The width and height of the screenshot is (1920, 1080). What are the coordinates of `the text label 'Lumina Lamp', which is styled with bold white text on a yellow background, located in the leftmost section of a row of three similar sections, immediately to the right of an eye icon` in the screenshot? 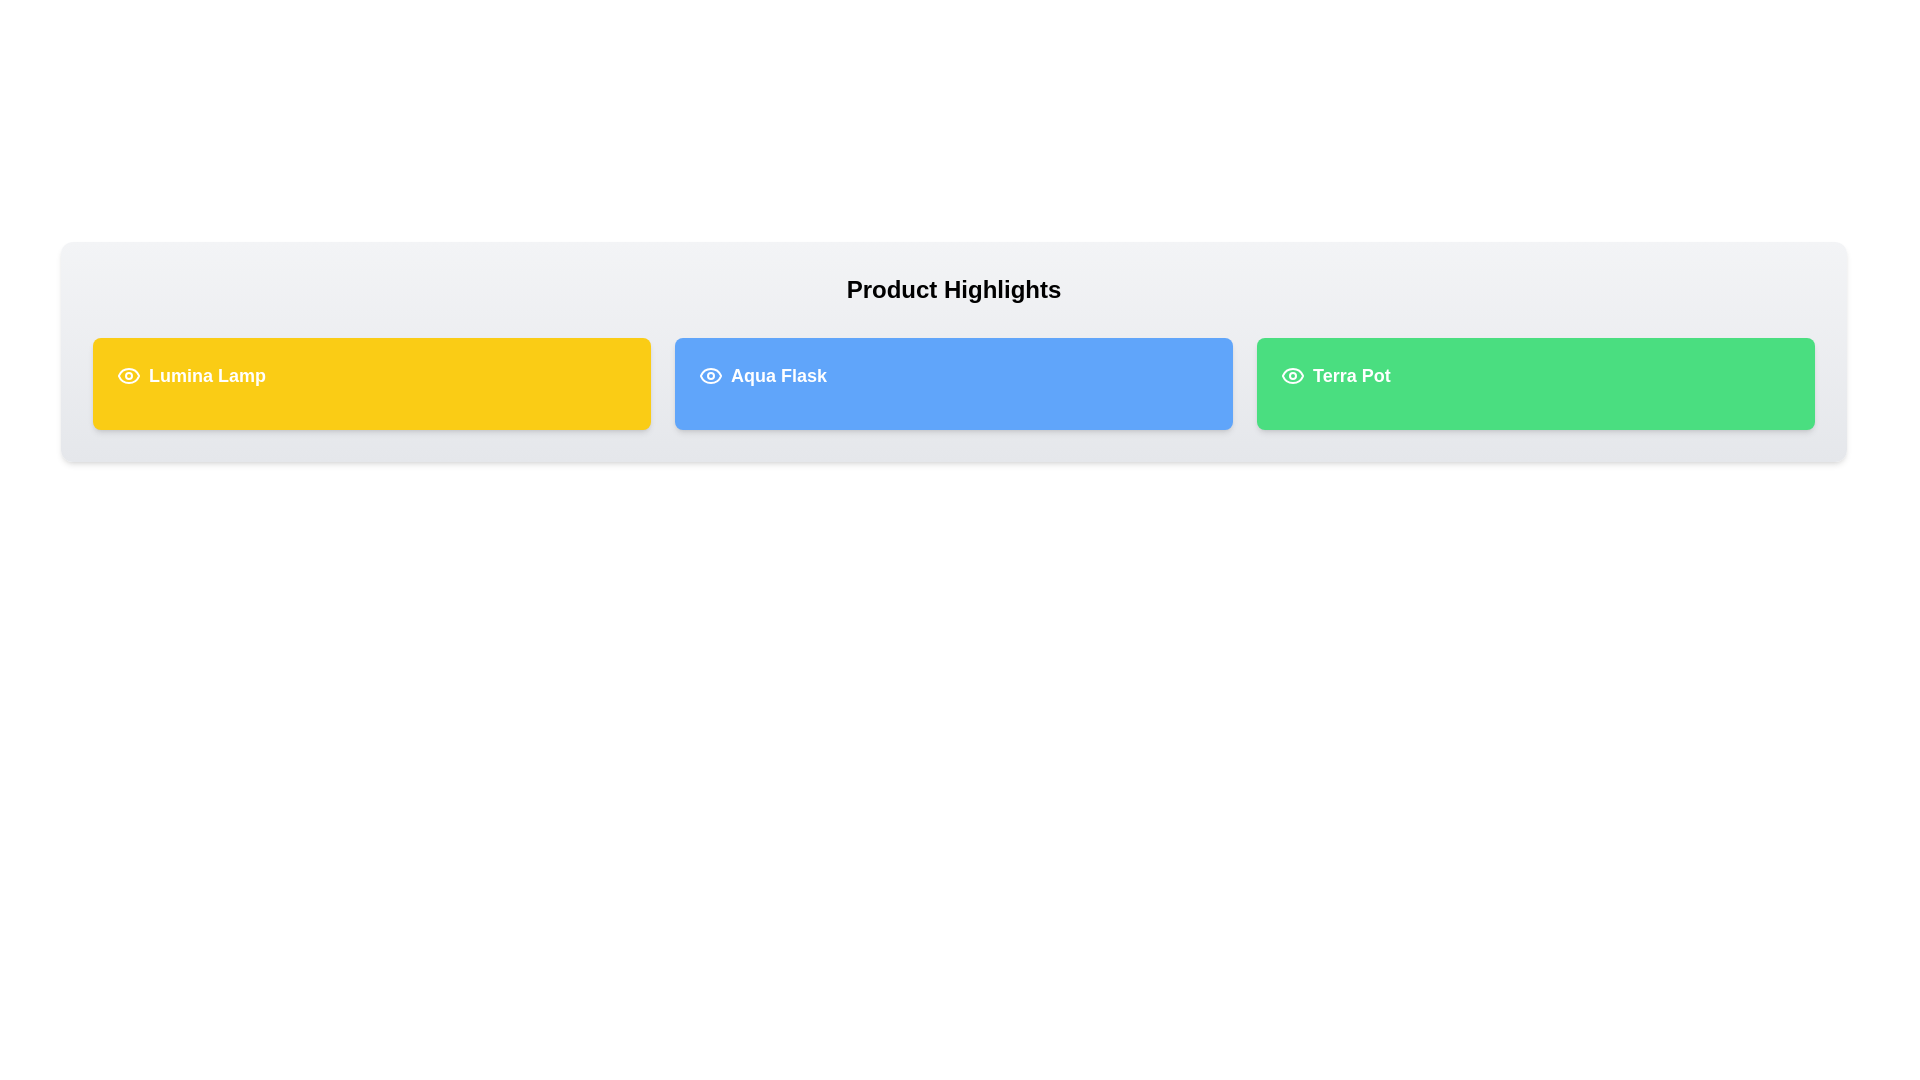 It's located at (207, 375).